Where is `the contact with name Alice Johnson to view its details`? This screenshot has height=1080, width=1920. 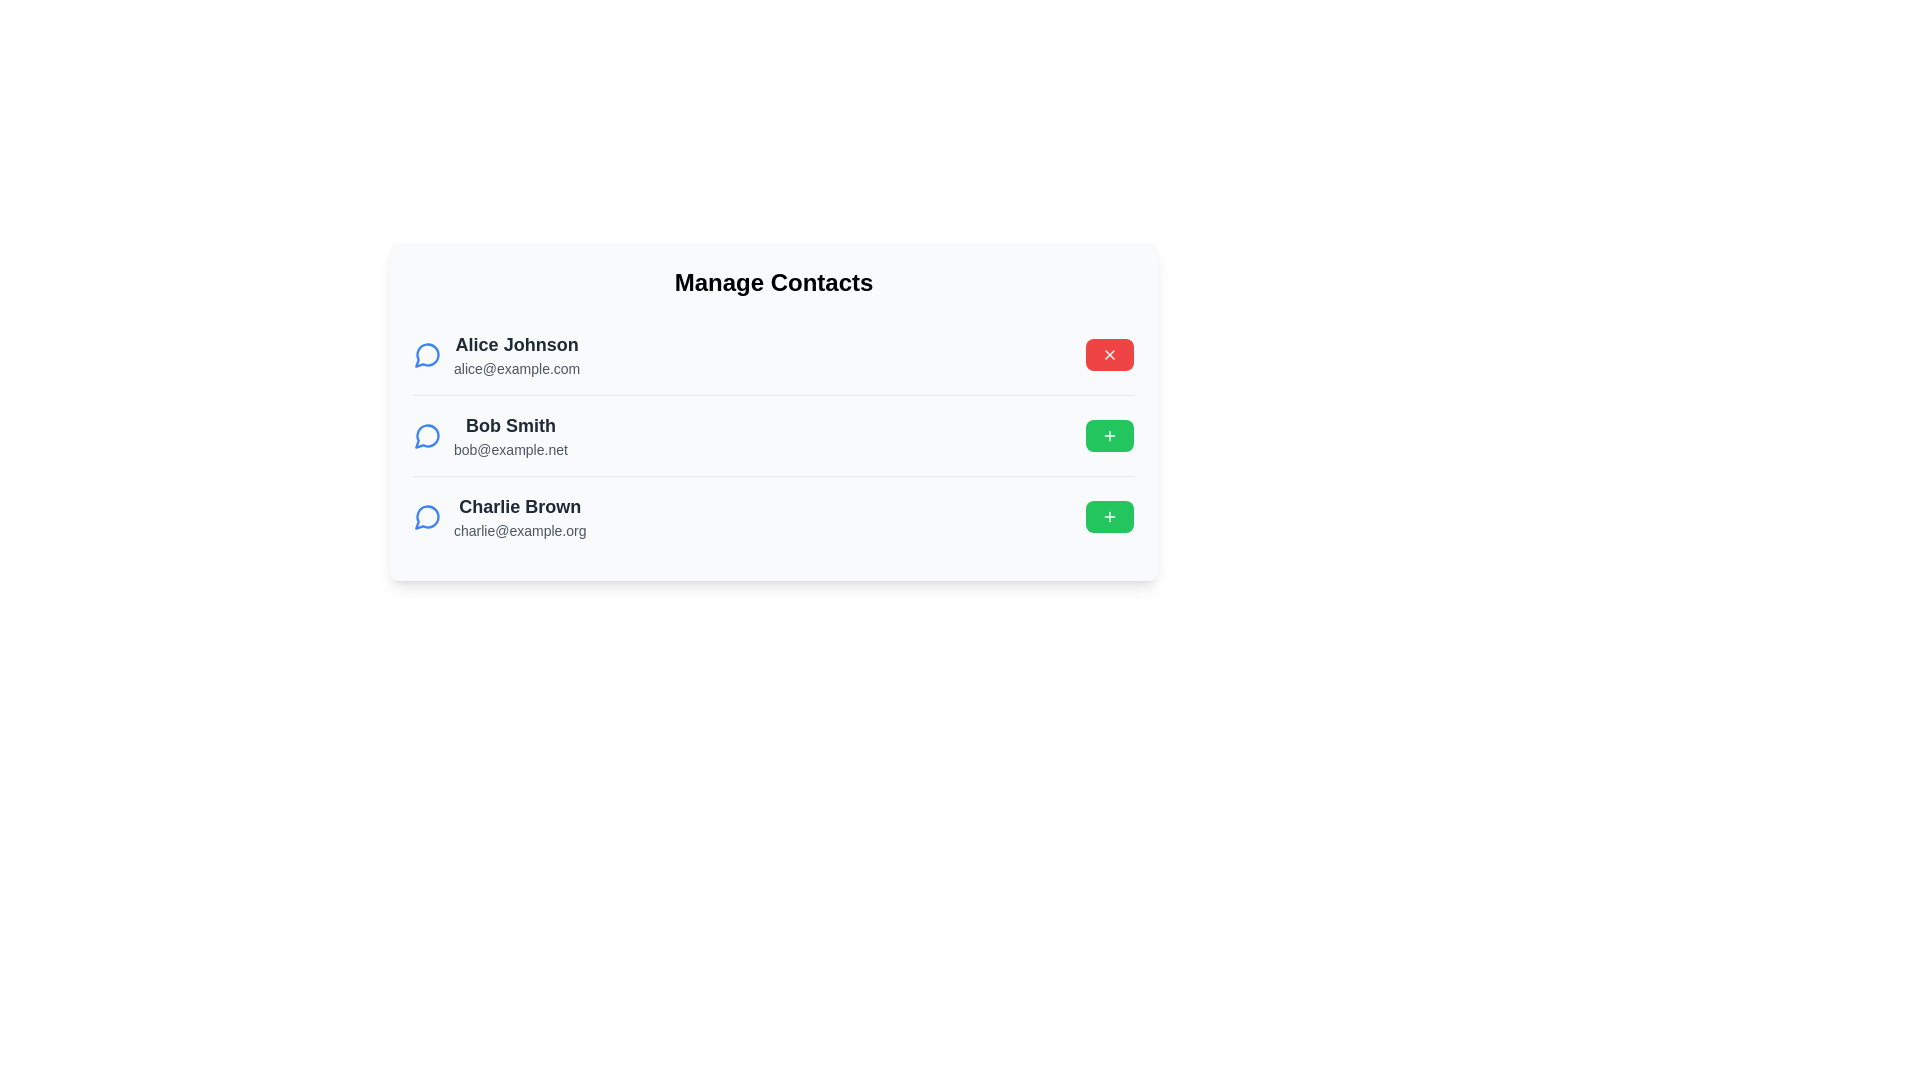
the contact with name Alice Johnson to view its details is located at coordinates (497, 353).